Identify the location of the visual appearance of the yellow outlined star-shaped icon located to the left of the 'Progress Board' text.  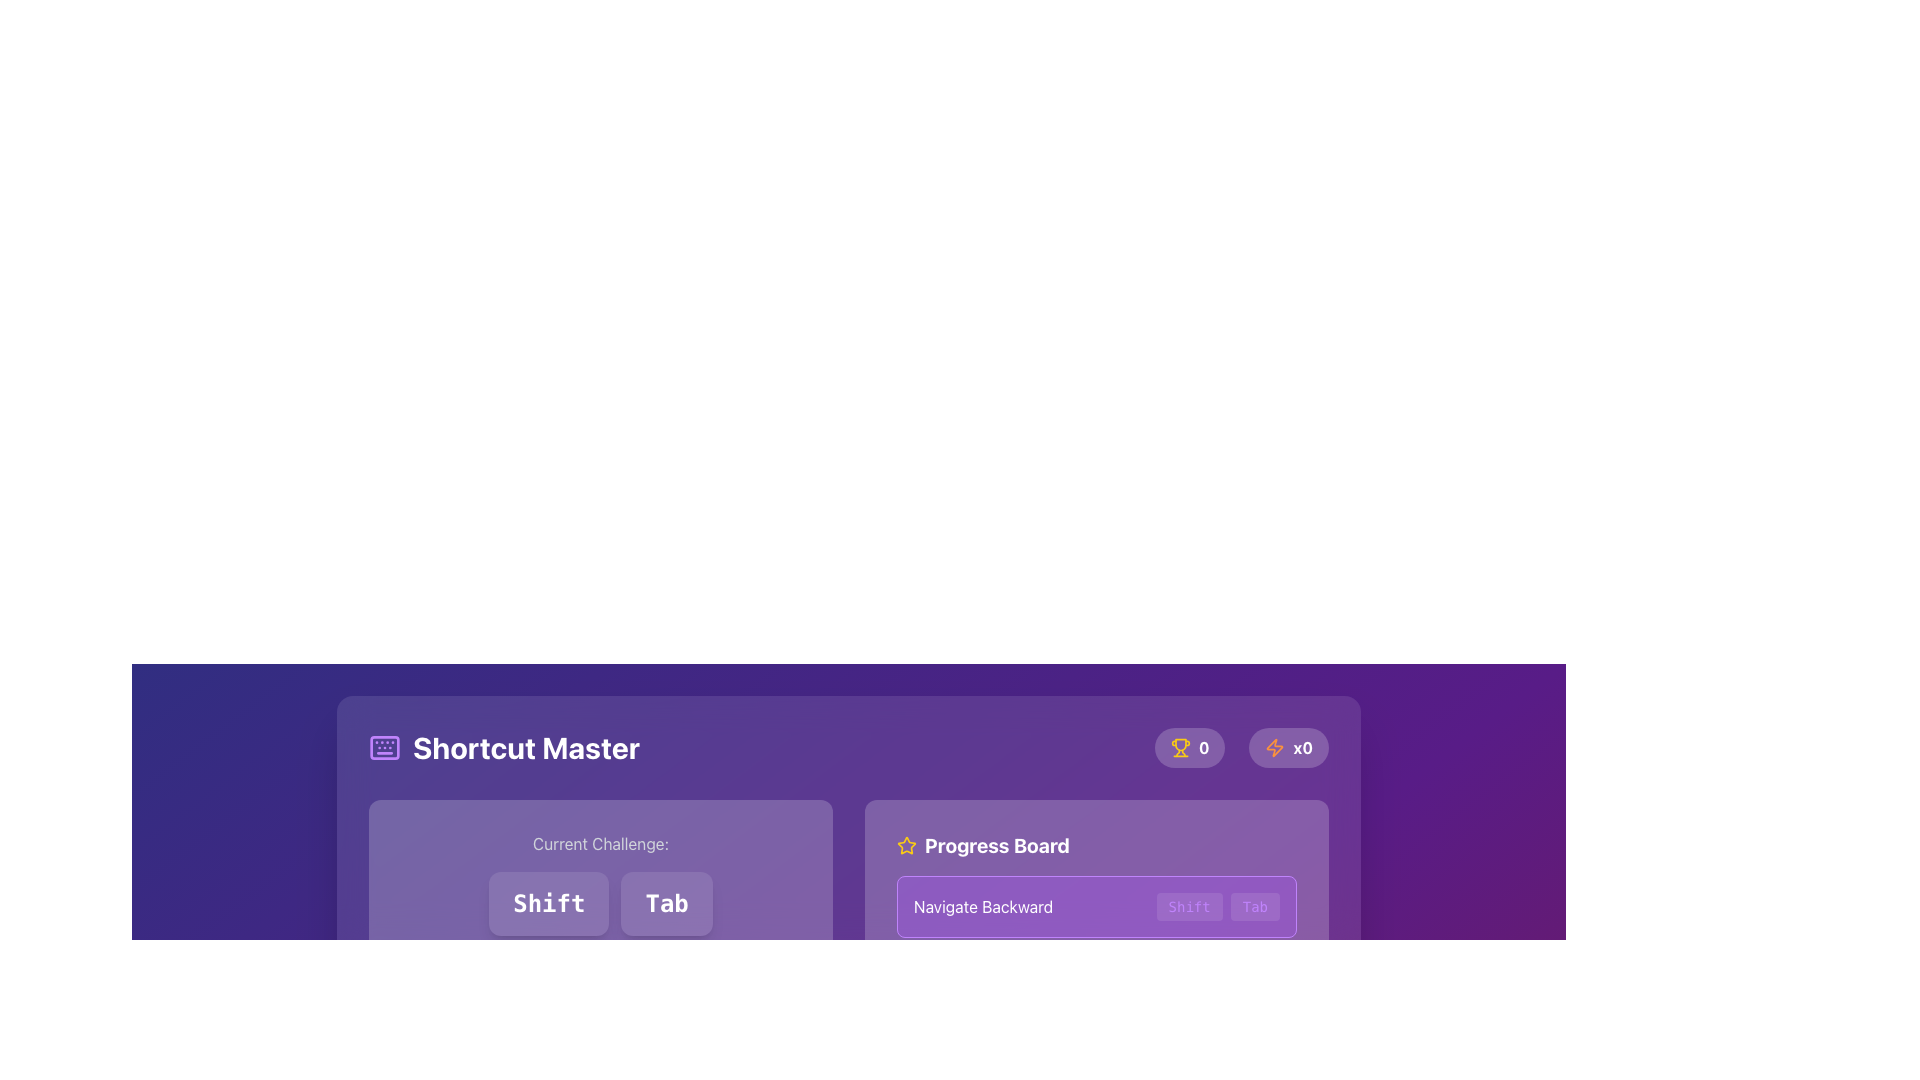
(906, 845).